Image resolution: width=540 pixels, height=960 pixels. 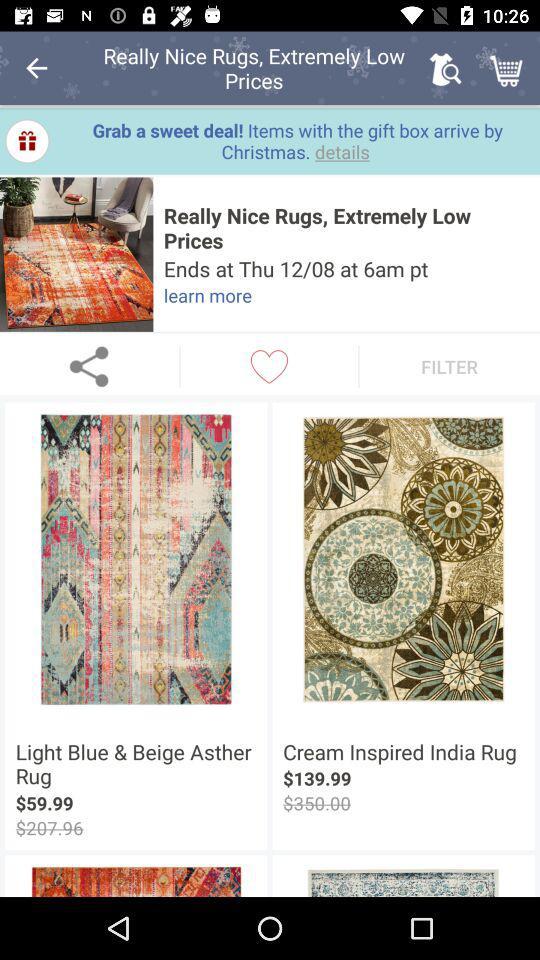 What do you see at coordinates (36, 68) in the screenshot?
I see `the item next to the really nice rugs item` at bounding box center [36, 68].